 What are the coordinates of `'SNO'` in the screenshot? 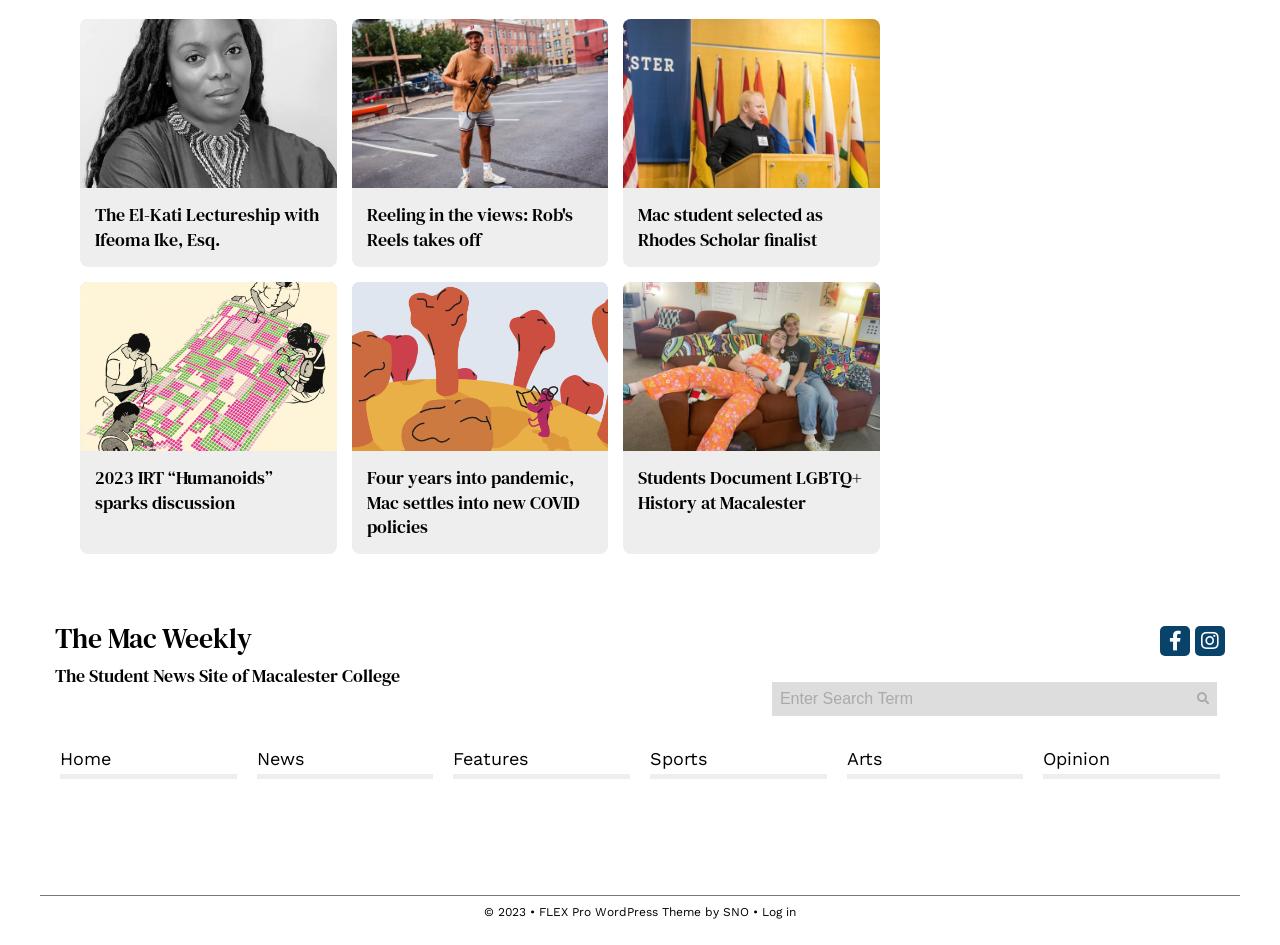 It's located at (735, 911).